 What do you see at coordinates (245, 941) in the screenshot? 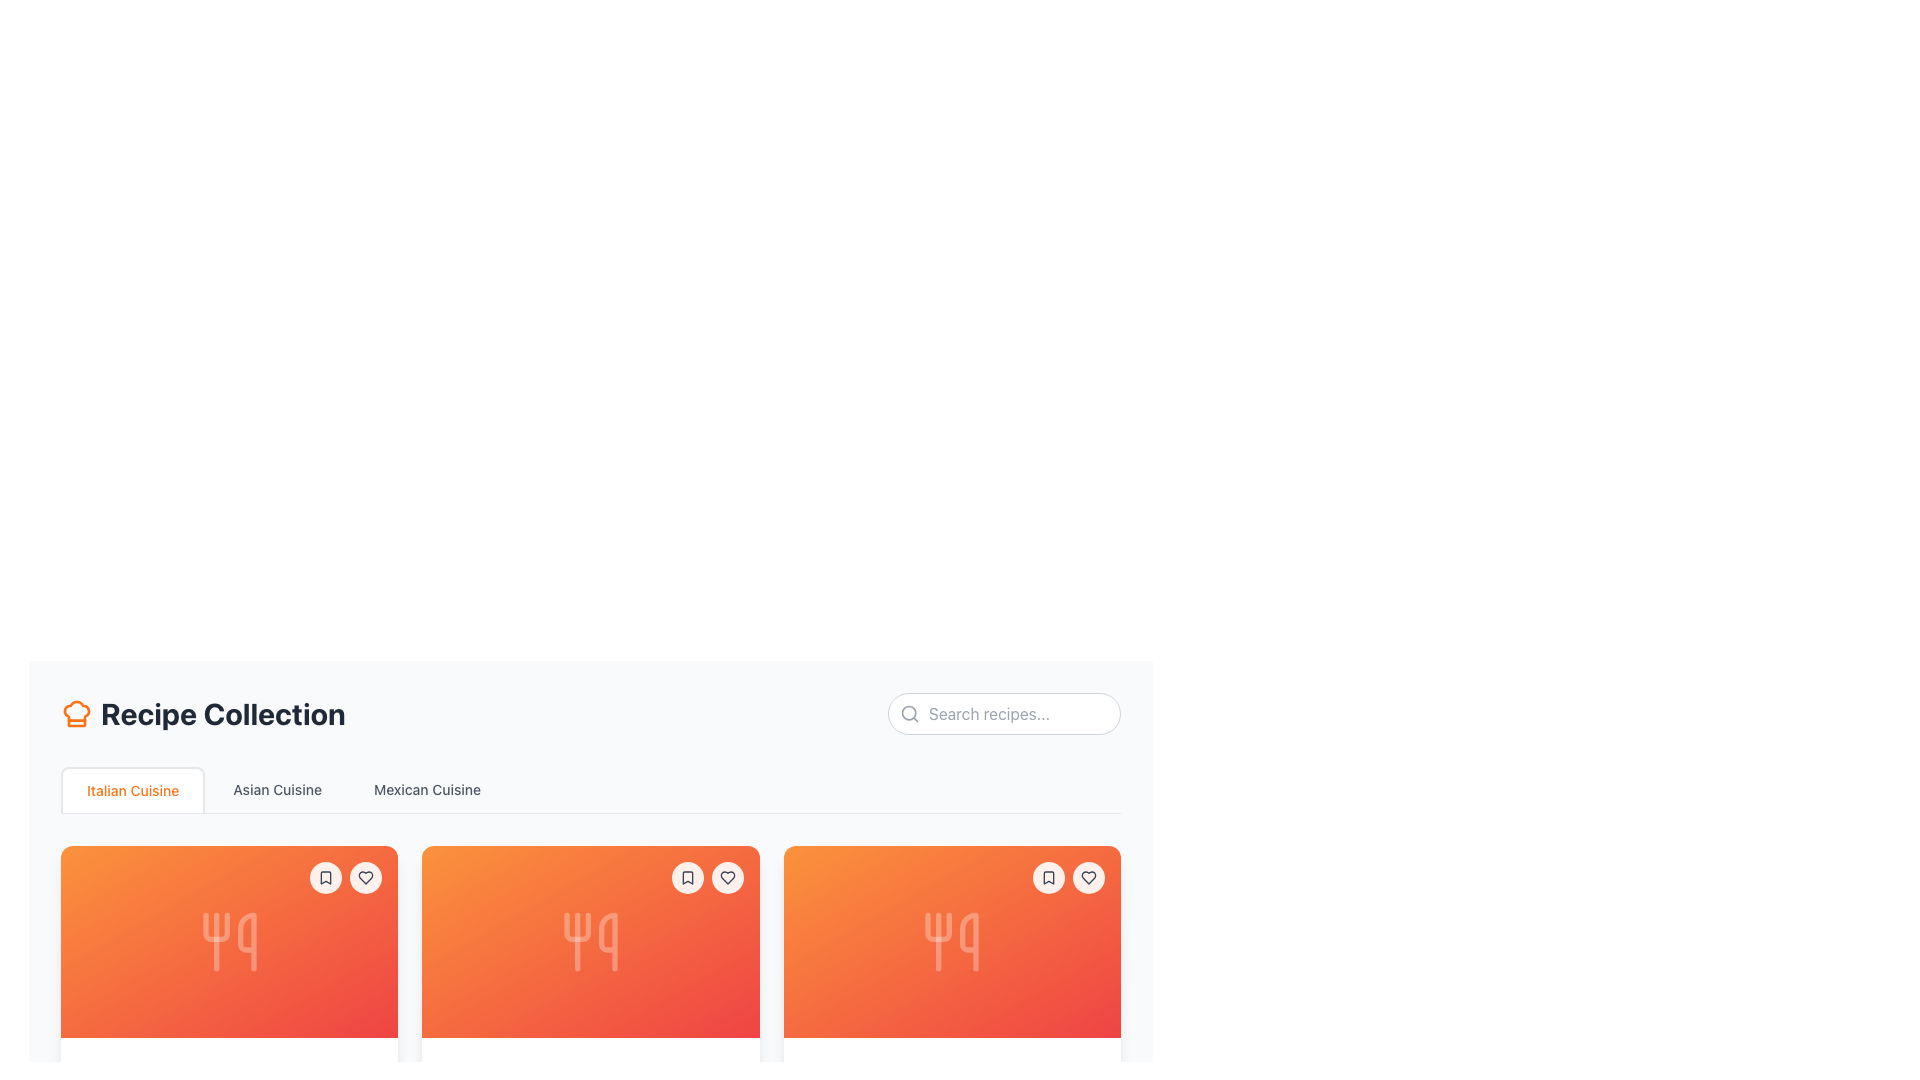
I see `the rightmost part of the cutlery icon, which resembles the handle of a fork or spoon, located slightly left of center within the leftmost card of a series of horizontal cards` at bounding box center [245, 941].